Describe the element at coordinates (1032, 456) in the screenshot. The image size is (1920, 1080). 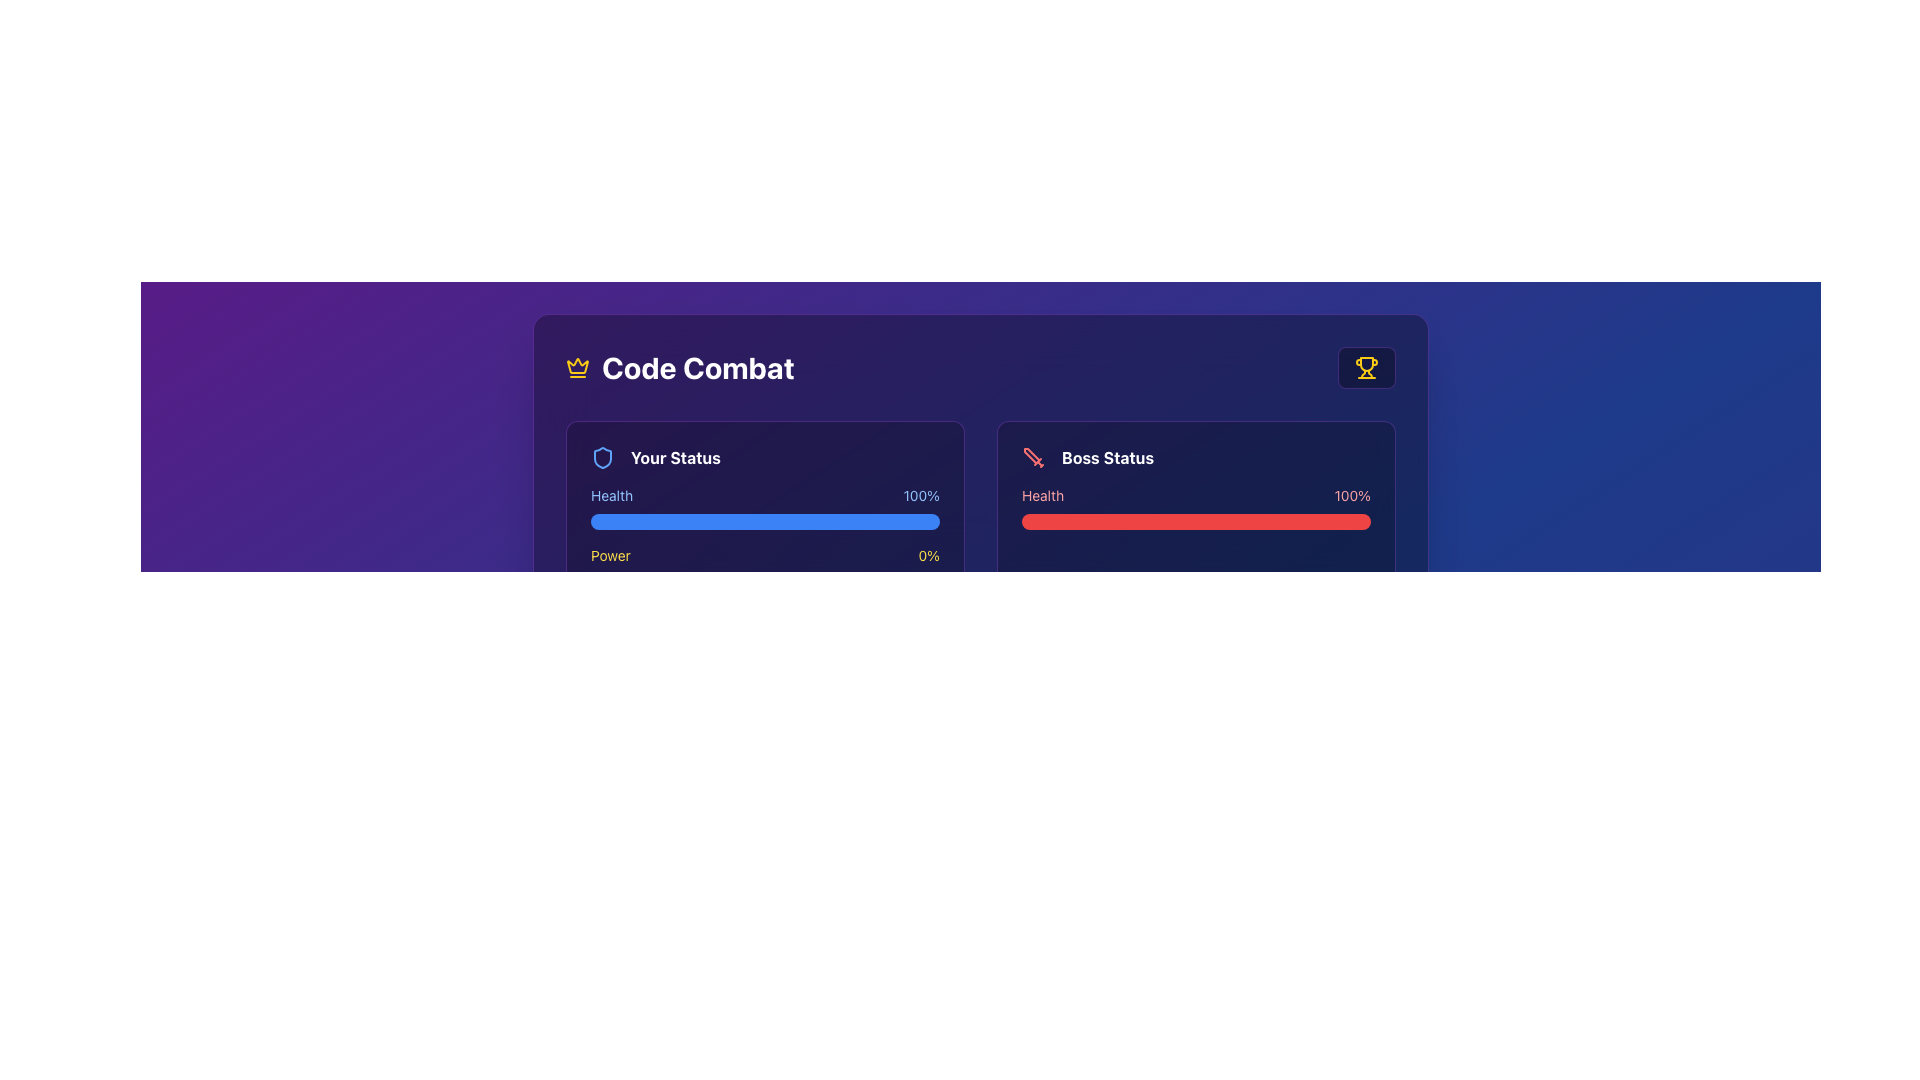
I see `the leftmost SVG vector graphic of the sword icon in the 'Boss Status' section located in the top-right corner of the card` at that location.